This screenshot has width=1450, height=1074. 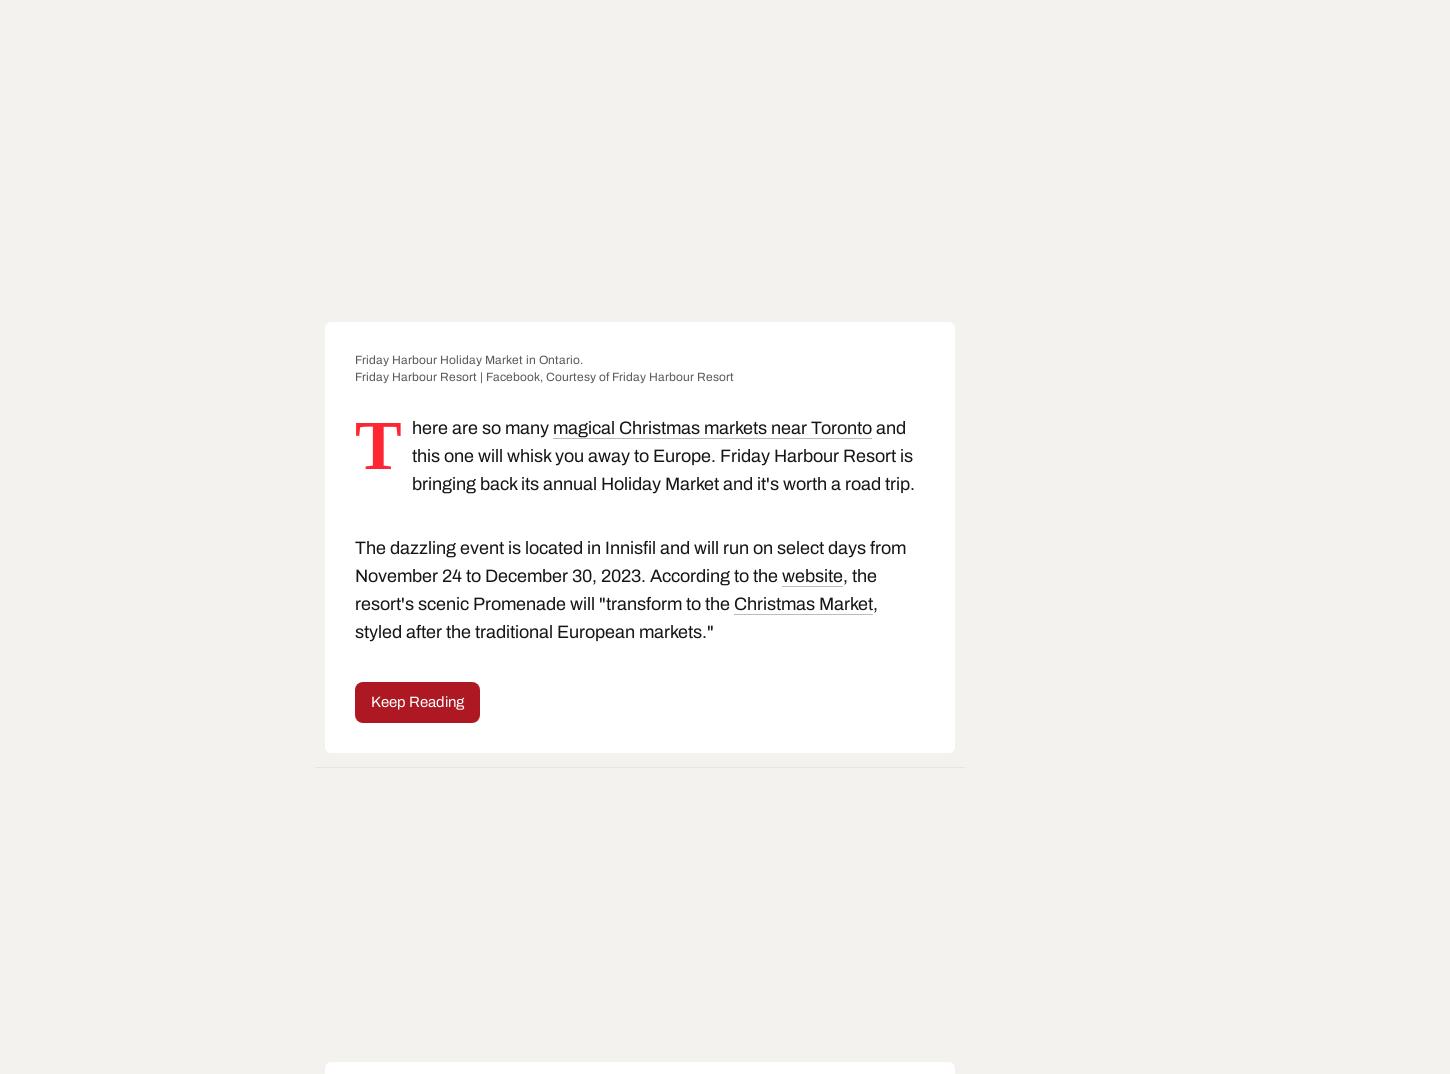 I want to click on 'There are so many', so click(x=452, y=443).